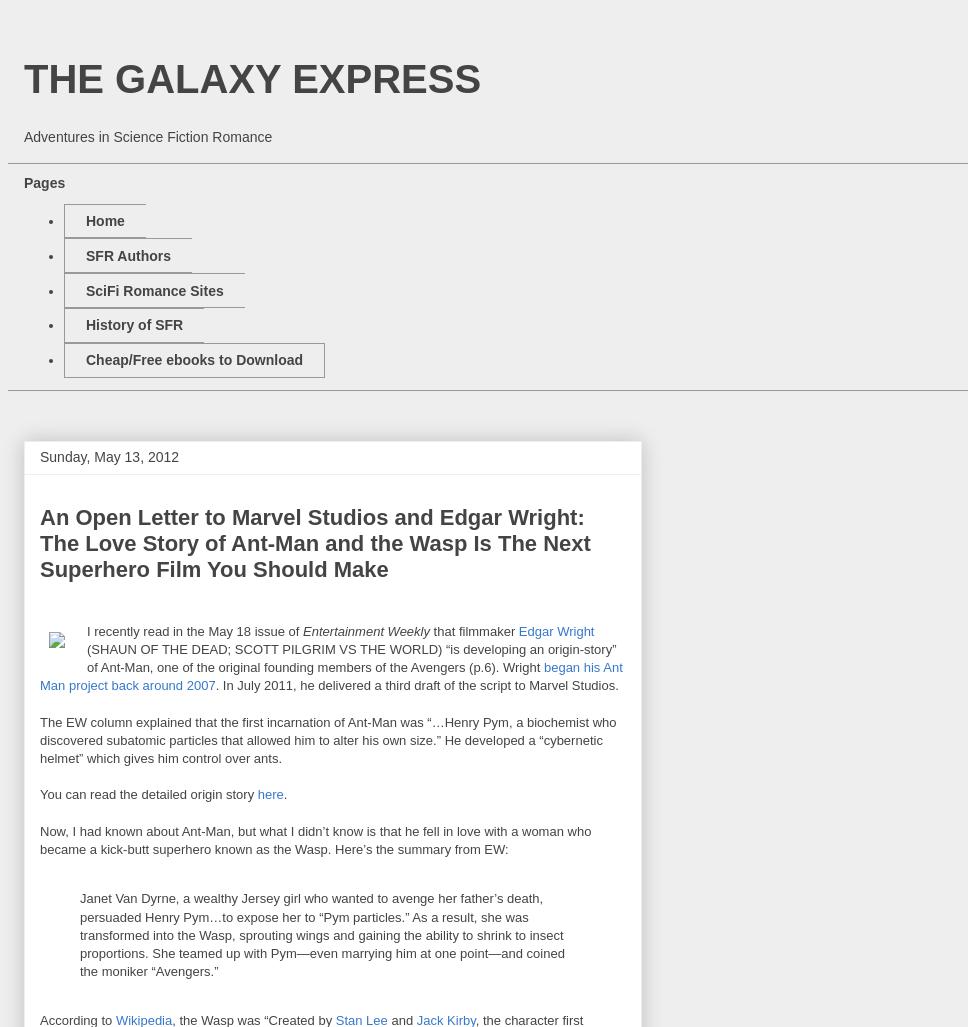  Describe the element at coordinates (555, 629) in the screenshot. I see `'Edgar Wright'` at that location.